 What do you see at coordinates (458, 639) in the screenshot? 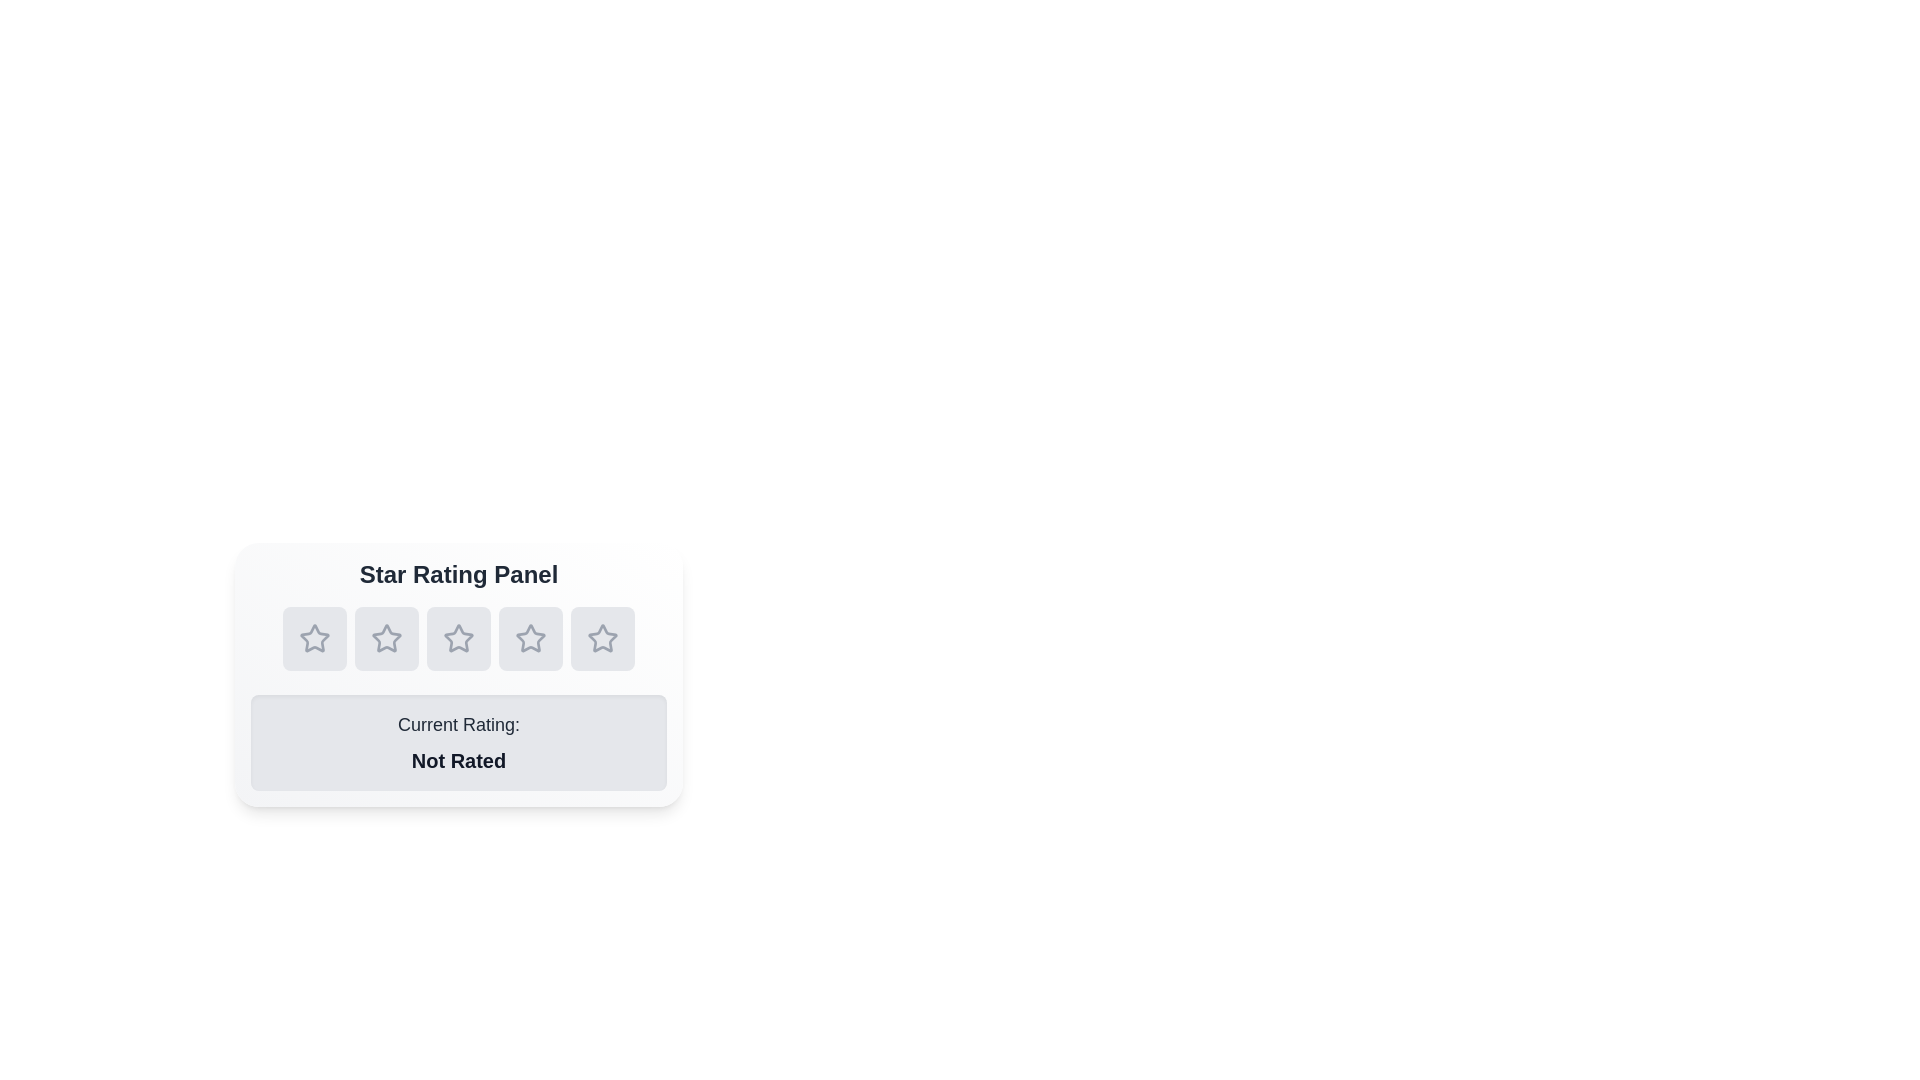
I see `the third star icon in the star rating system to select the third rating option` at bounding box center [458, 639].